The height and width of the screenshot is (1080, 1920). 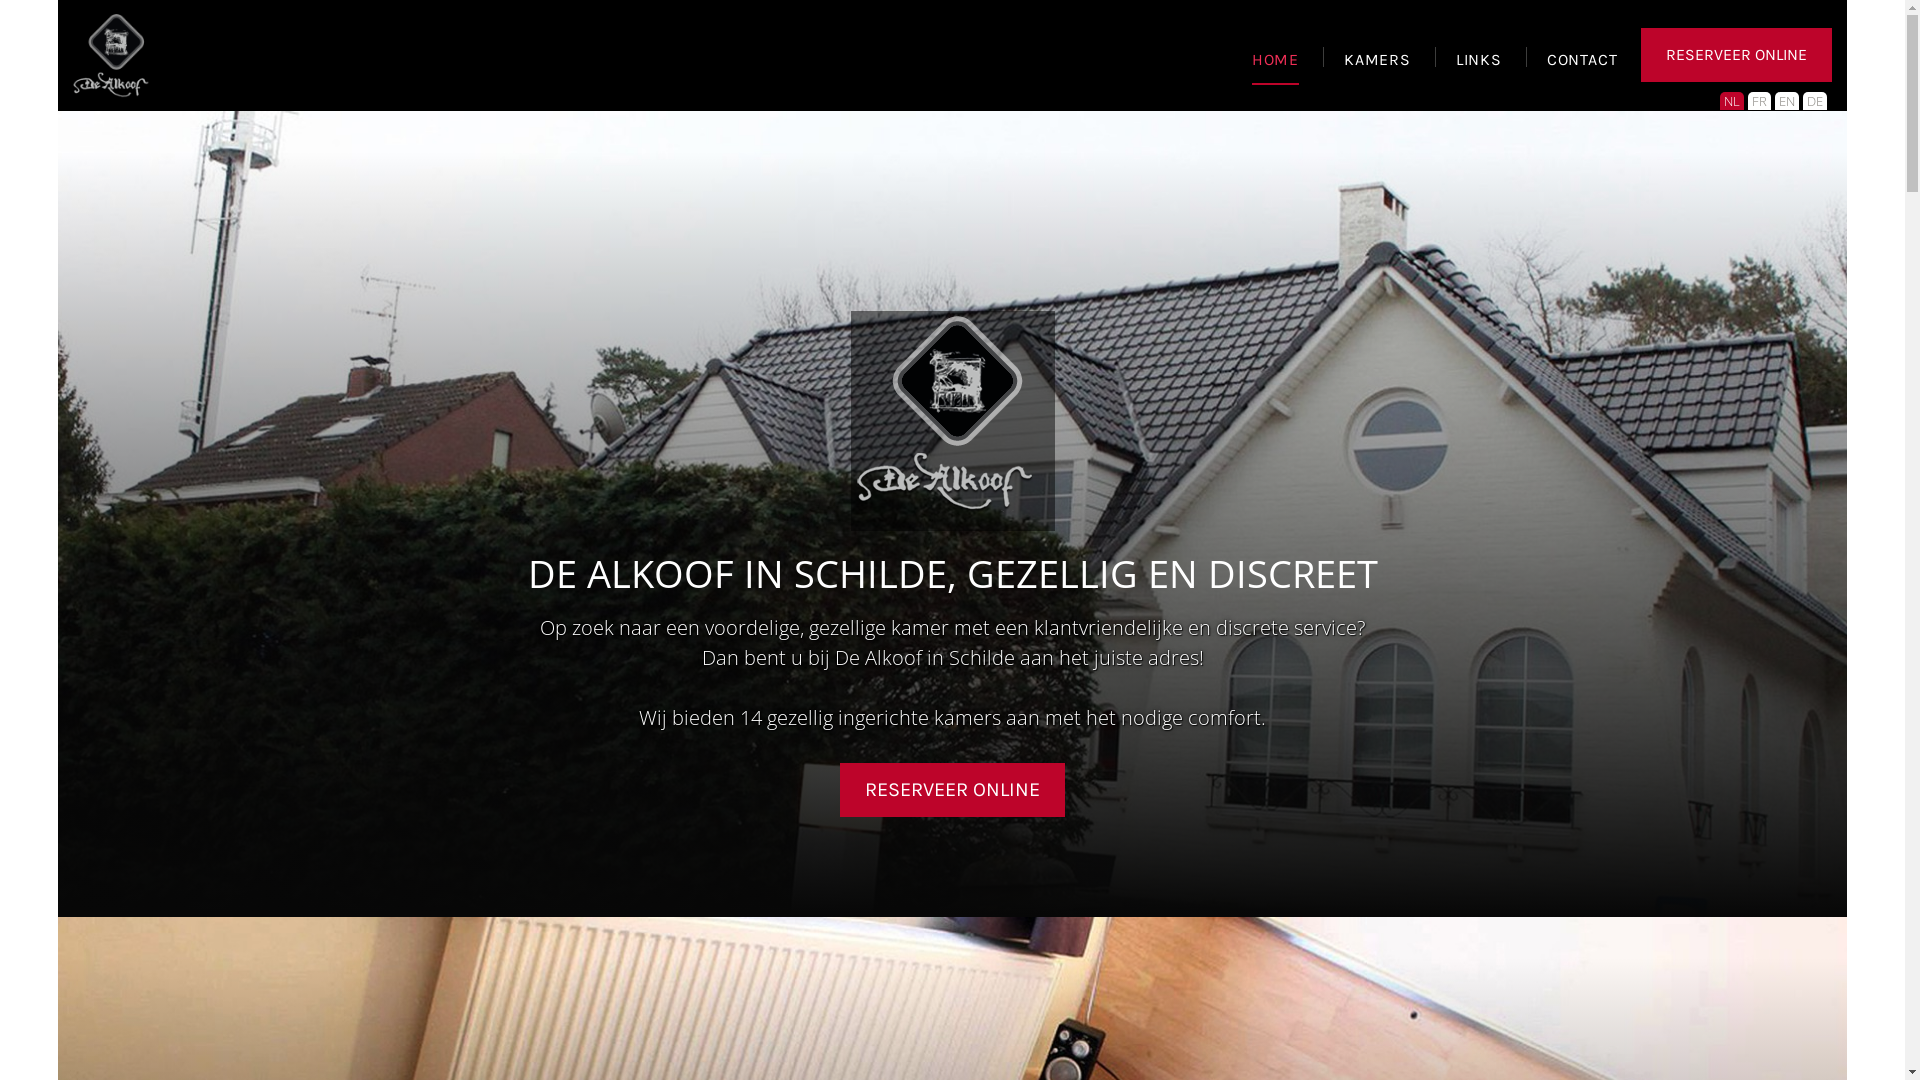 What do you see at coordinates (1786, 100) in the screenshot?
I see `'EN'` at bounding box center [1786, 100].